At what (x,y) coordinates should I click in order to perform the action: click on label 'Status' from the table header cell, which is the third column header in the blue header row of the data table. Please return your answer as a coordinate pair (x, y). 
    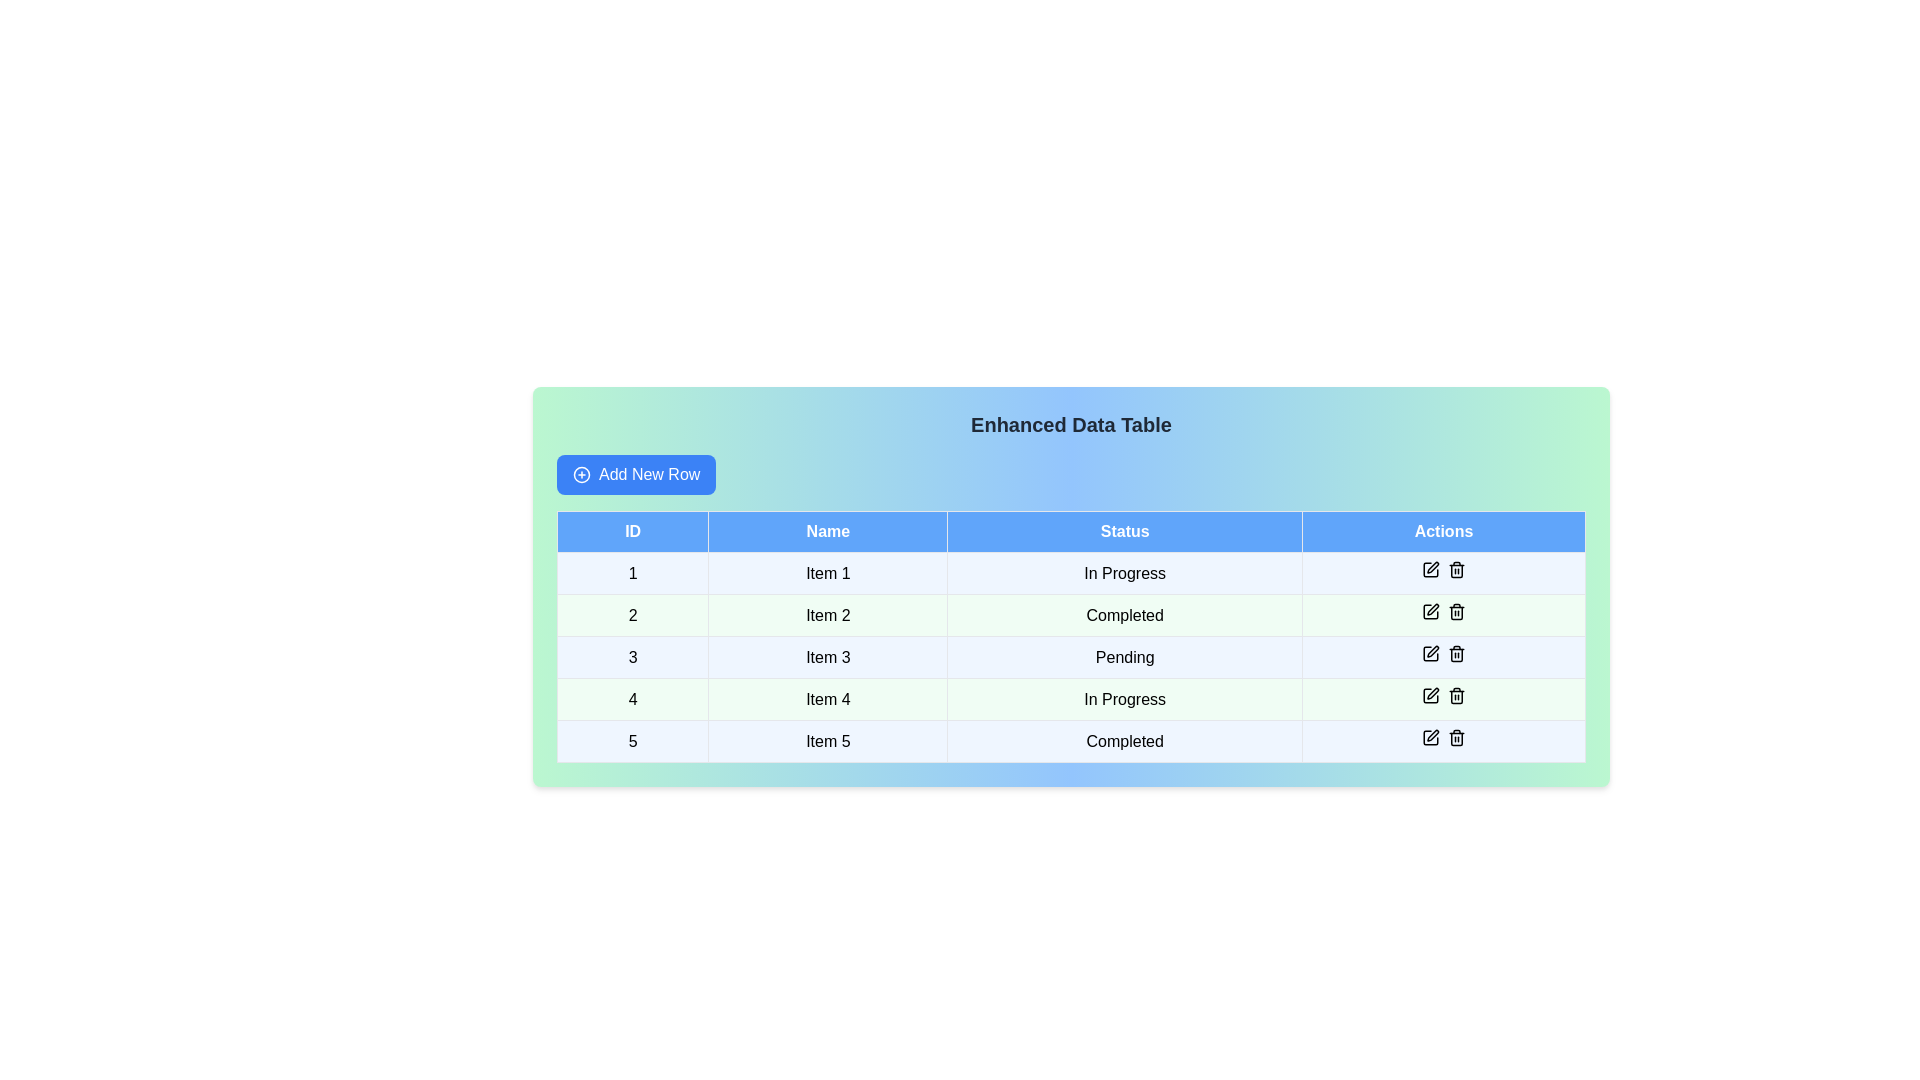
    Looking at the image, I should click on (1125, 531).